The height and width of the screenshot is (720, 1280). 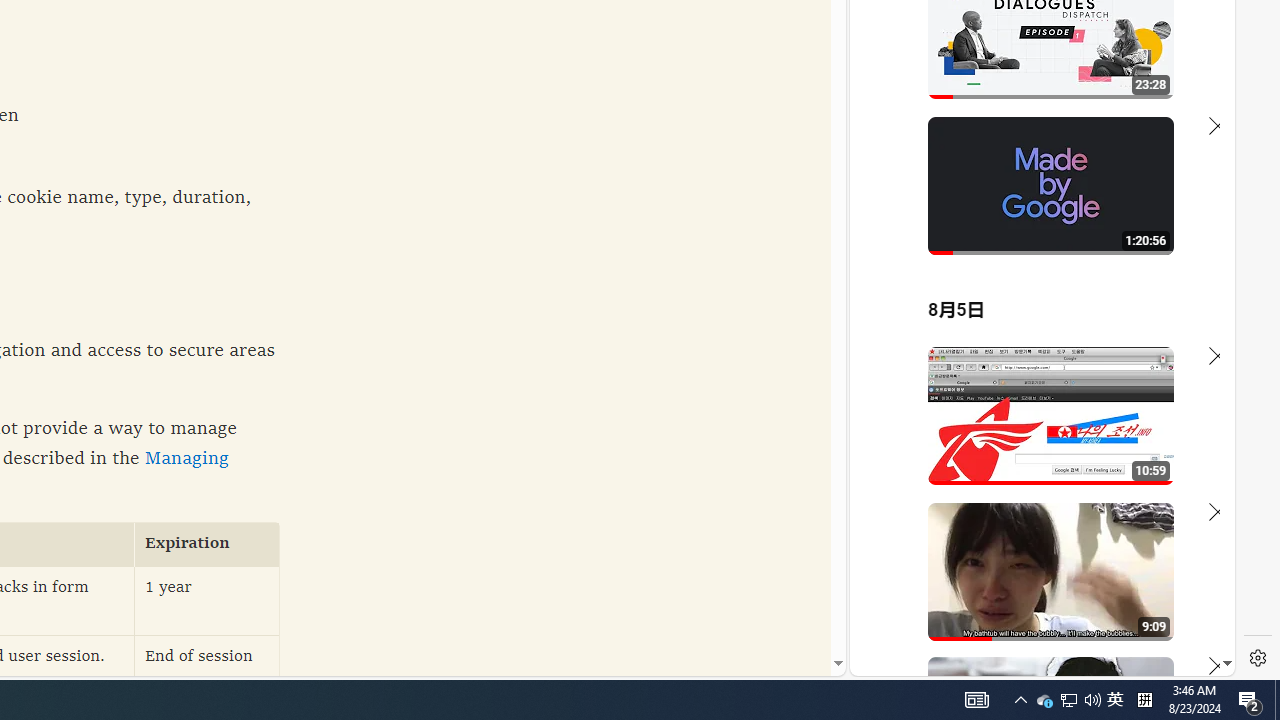 I want to click on 'End of session', so click(x=207, y=669).